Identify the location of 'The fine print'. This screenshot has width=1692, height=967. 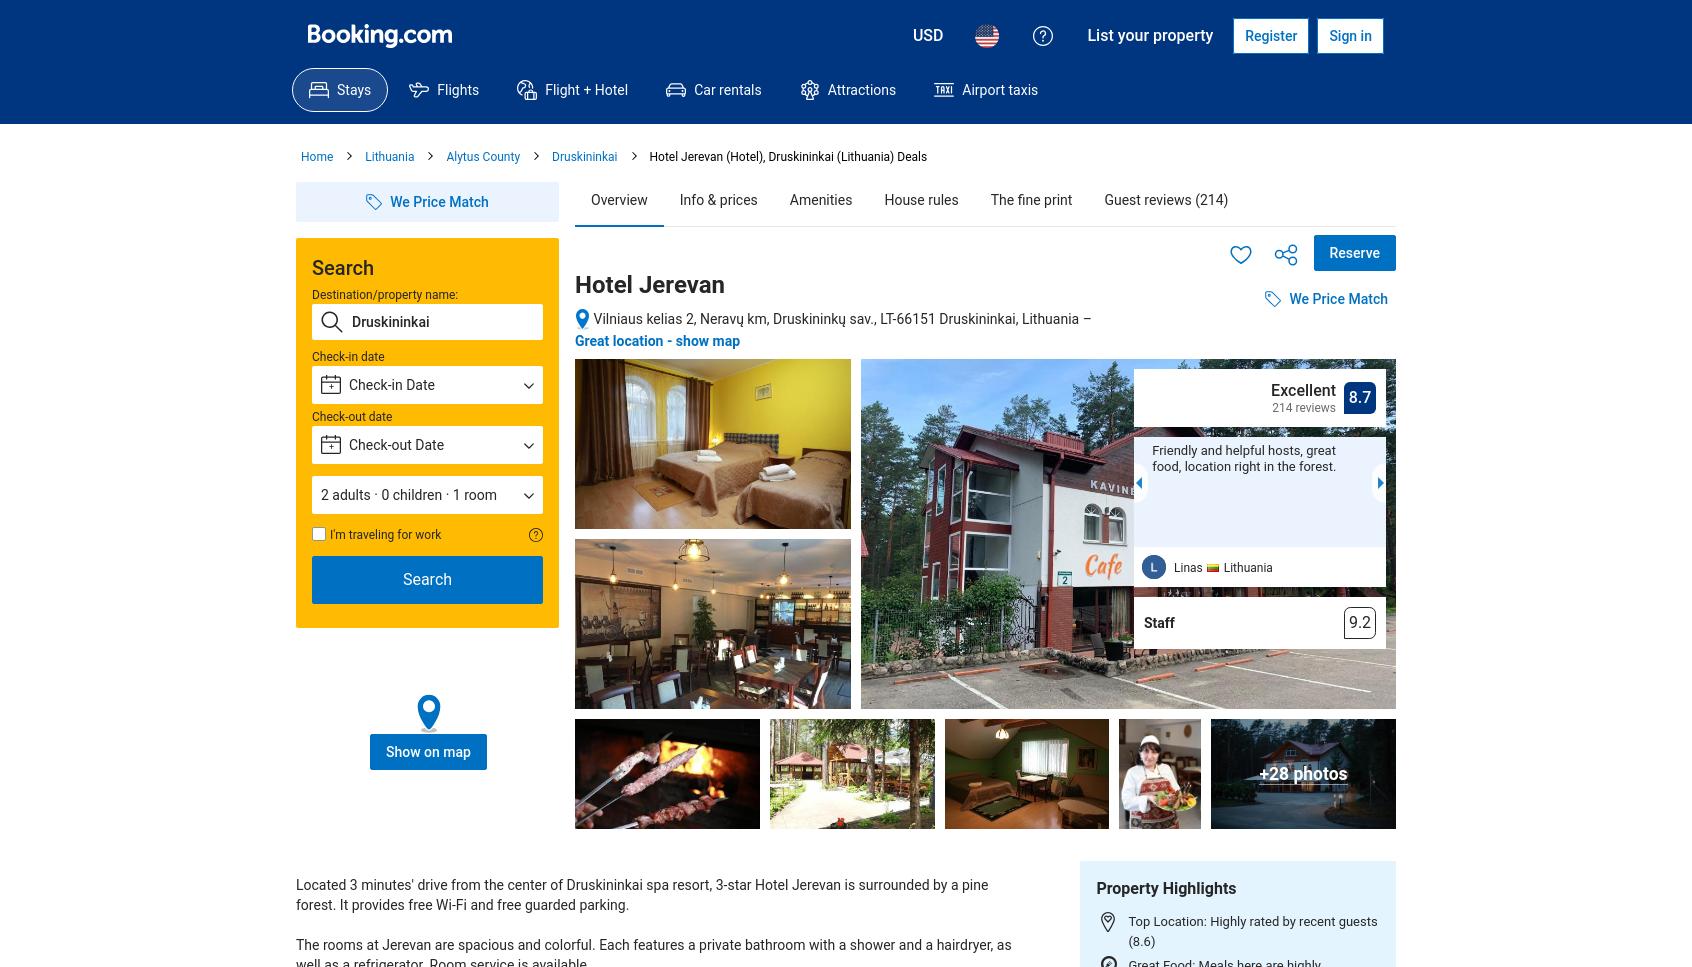
(1029, 198).